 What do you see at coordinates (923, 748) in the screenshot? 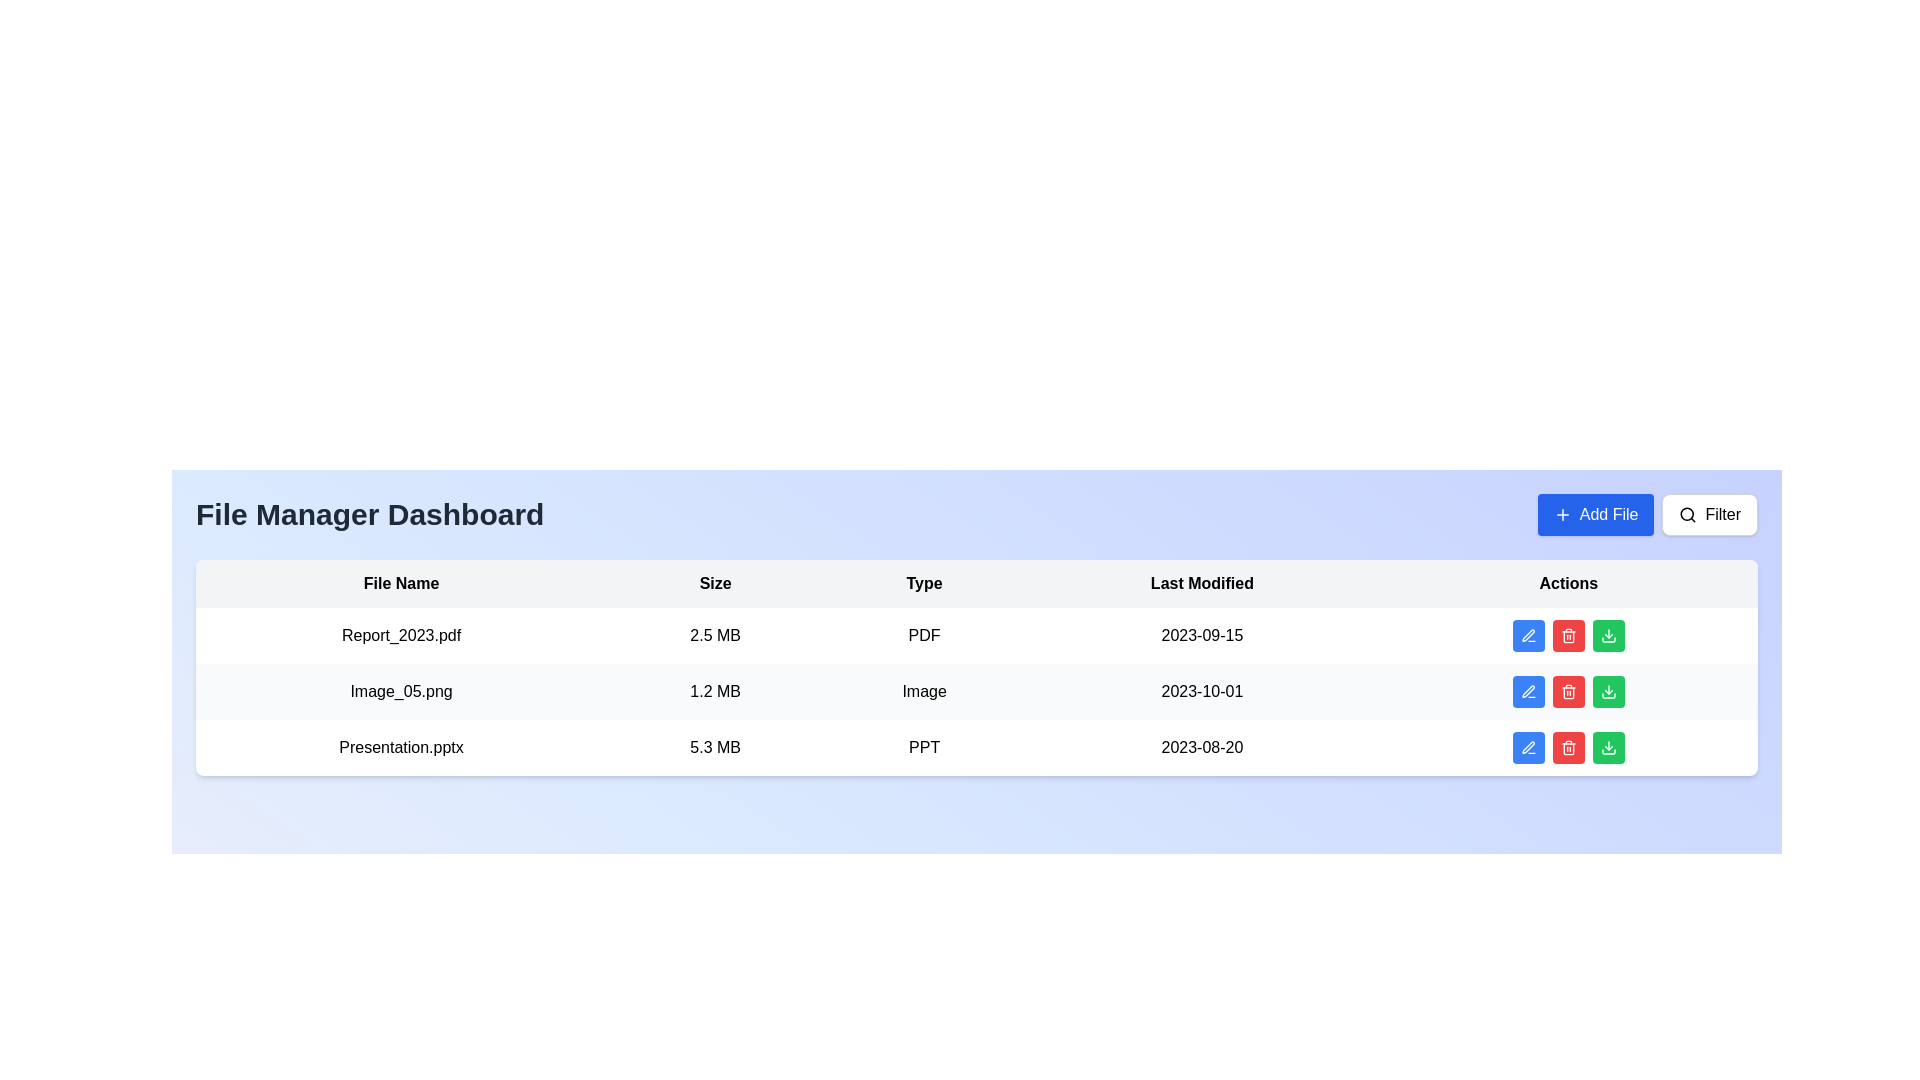
I see `the text content of the centered label reading 'PPT' in the 'Type' column of the table's third row` at bounding box center [923, 748].